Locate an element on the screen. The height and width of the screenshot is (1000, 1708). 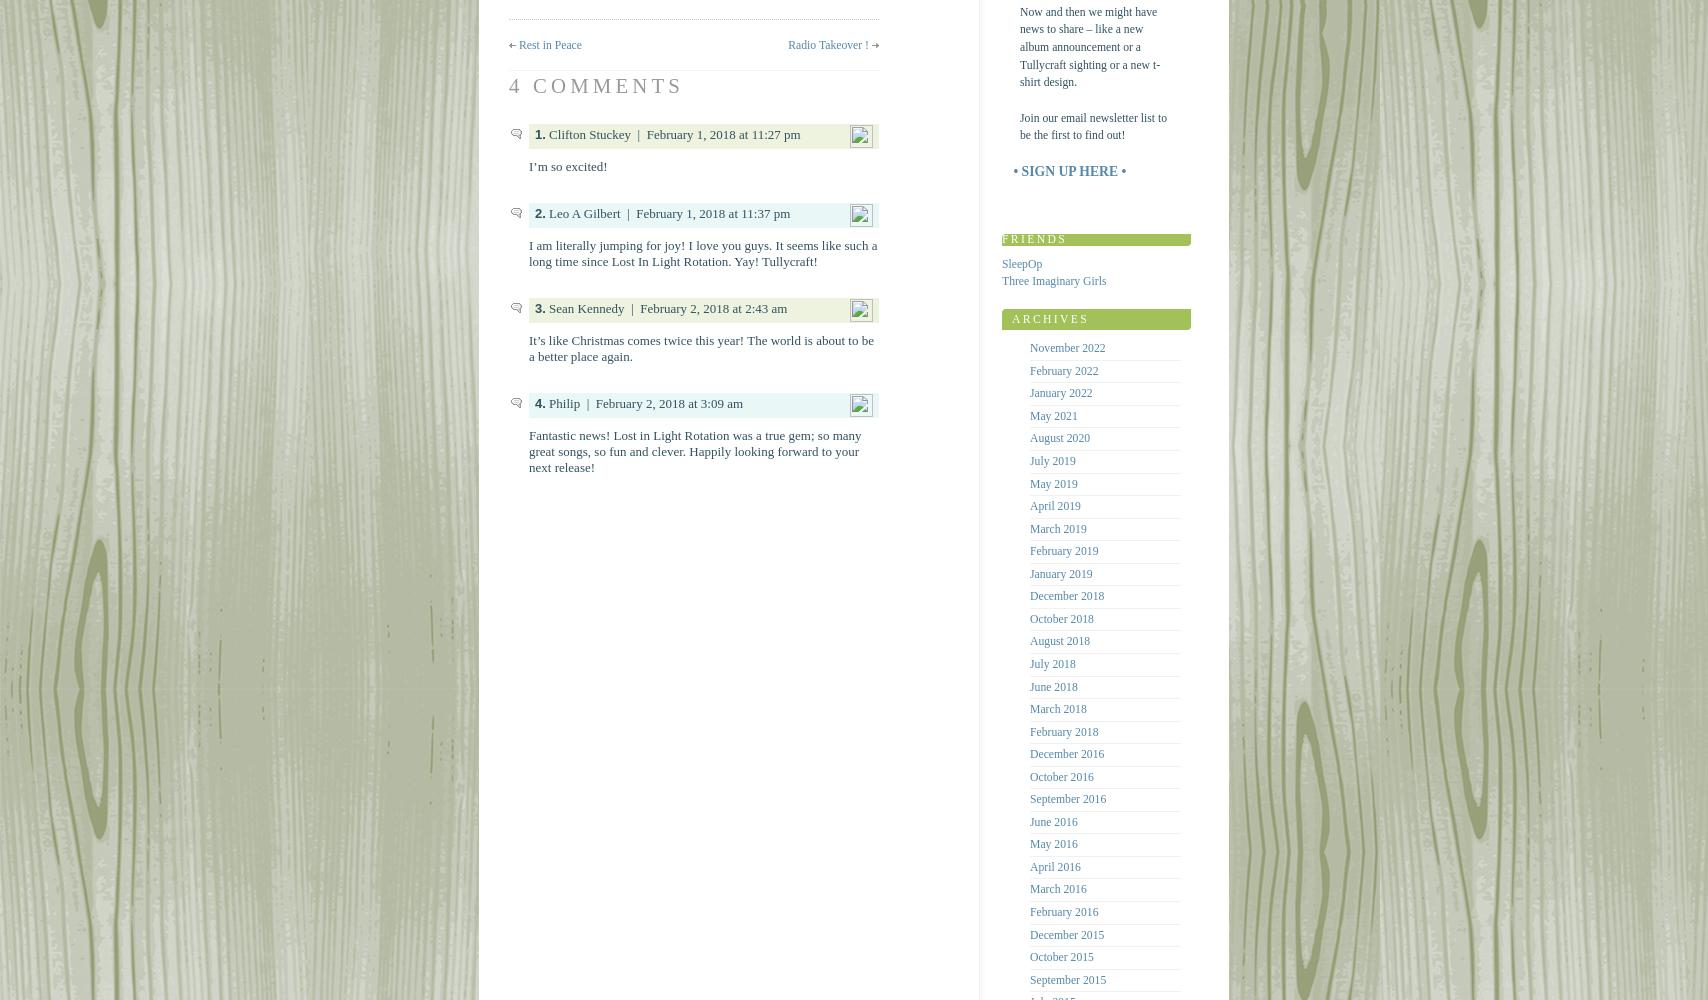
'Archives' is located at coordinates (1050, 317).